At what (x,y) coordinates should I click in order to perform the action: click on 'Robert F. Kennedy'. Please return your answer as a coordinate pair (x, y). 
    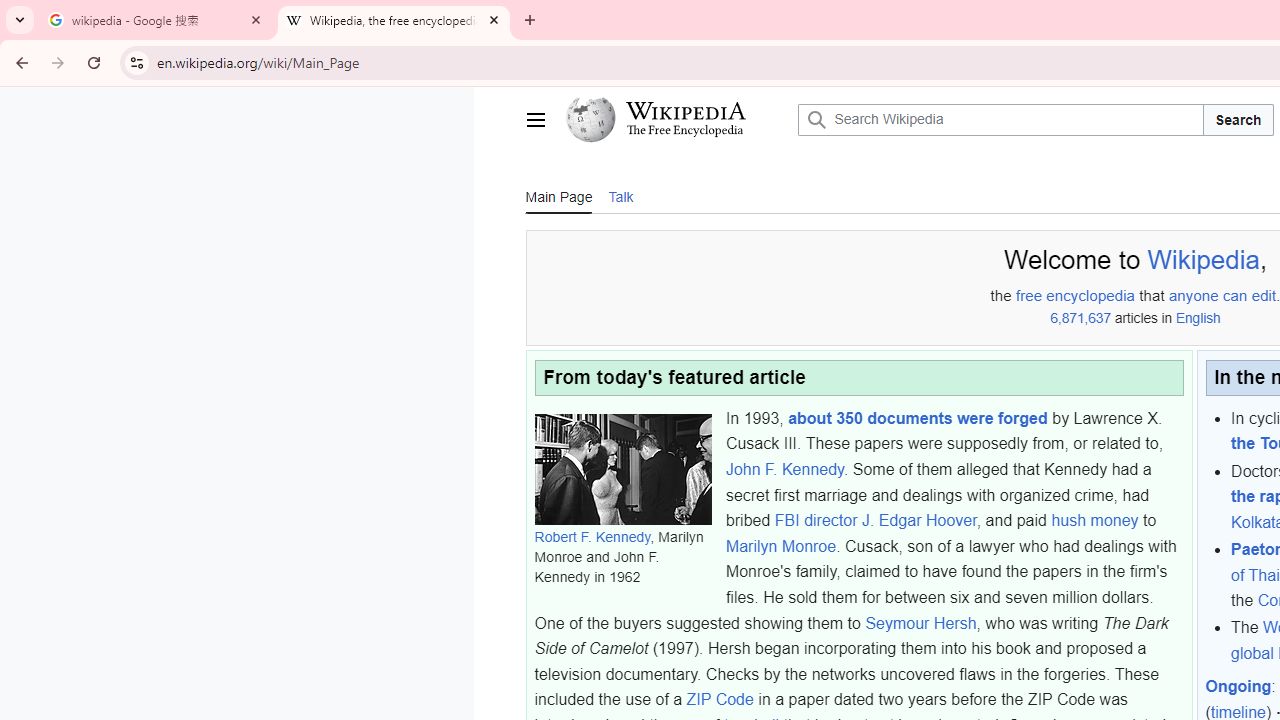
    Looking at the image, I should click on (591, 536).